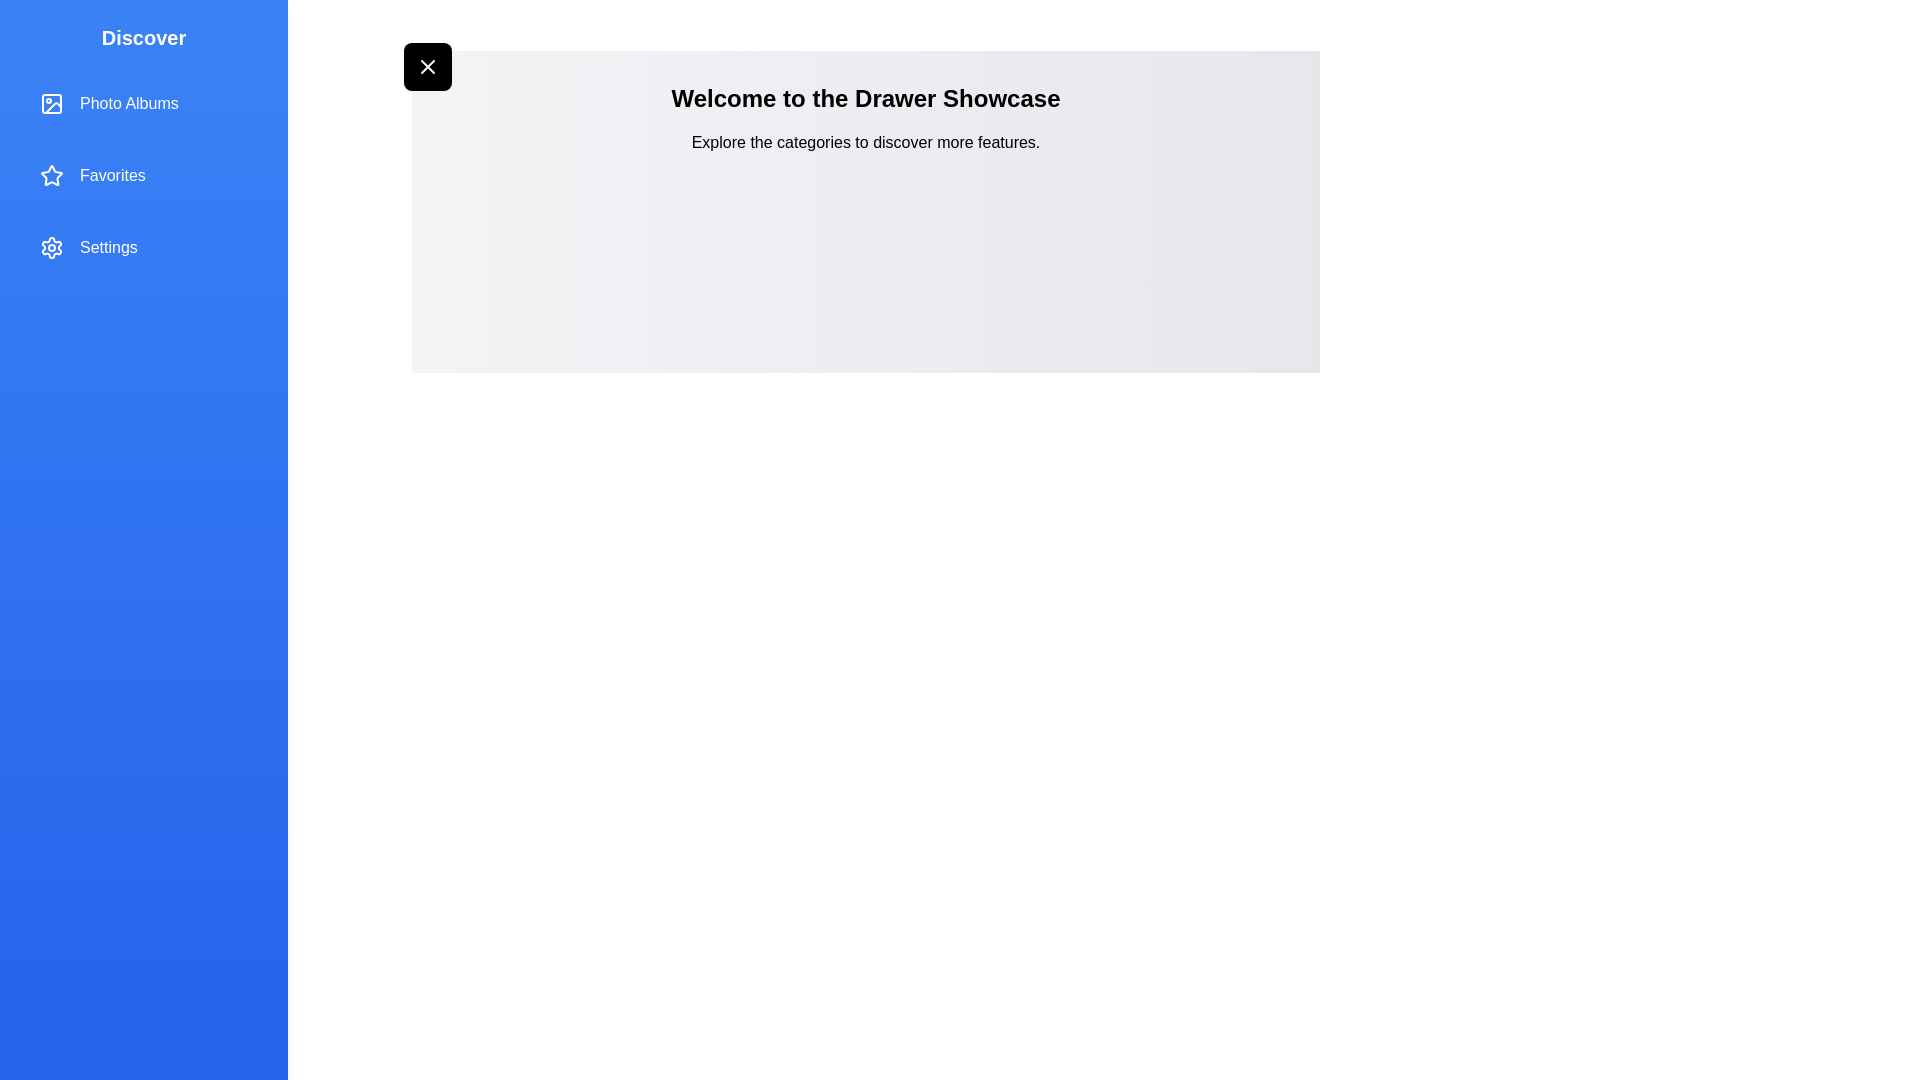 This screenshot has width=1920, height=1080. Describe the element at coordinates (52, 246) in the screenshot. I see `the icon associated with Settings in the drawer` at that location.